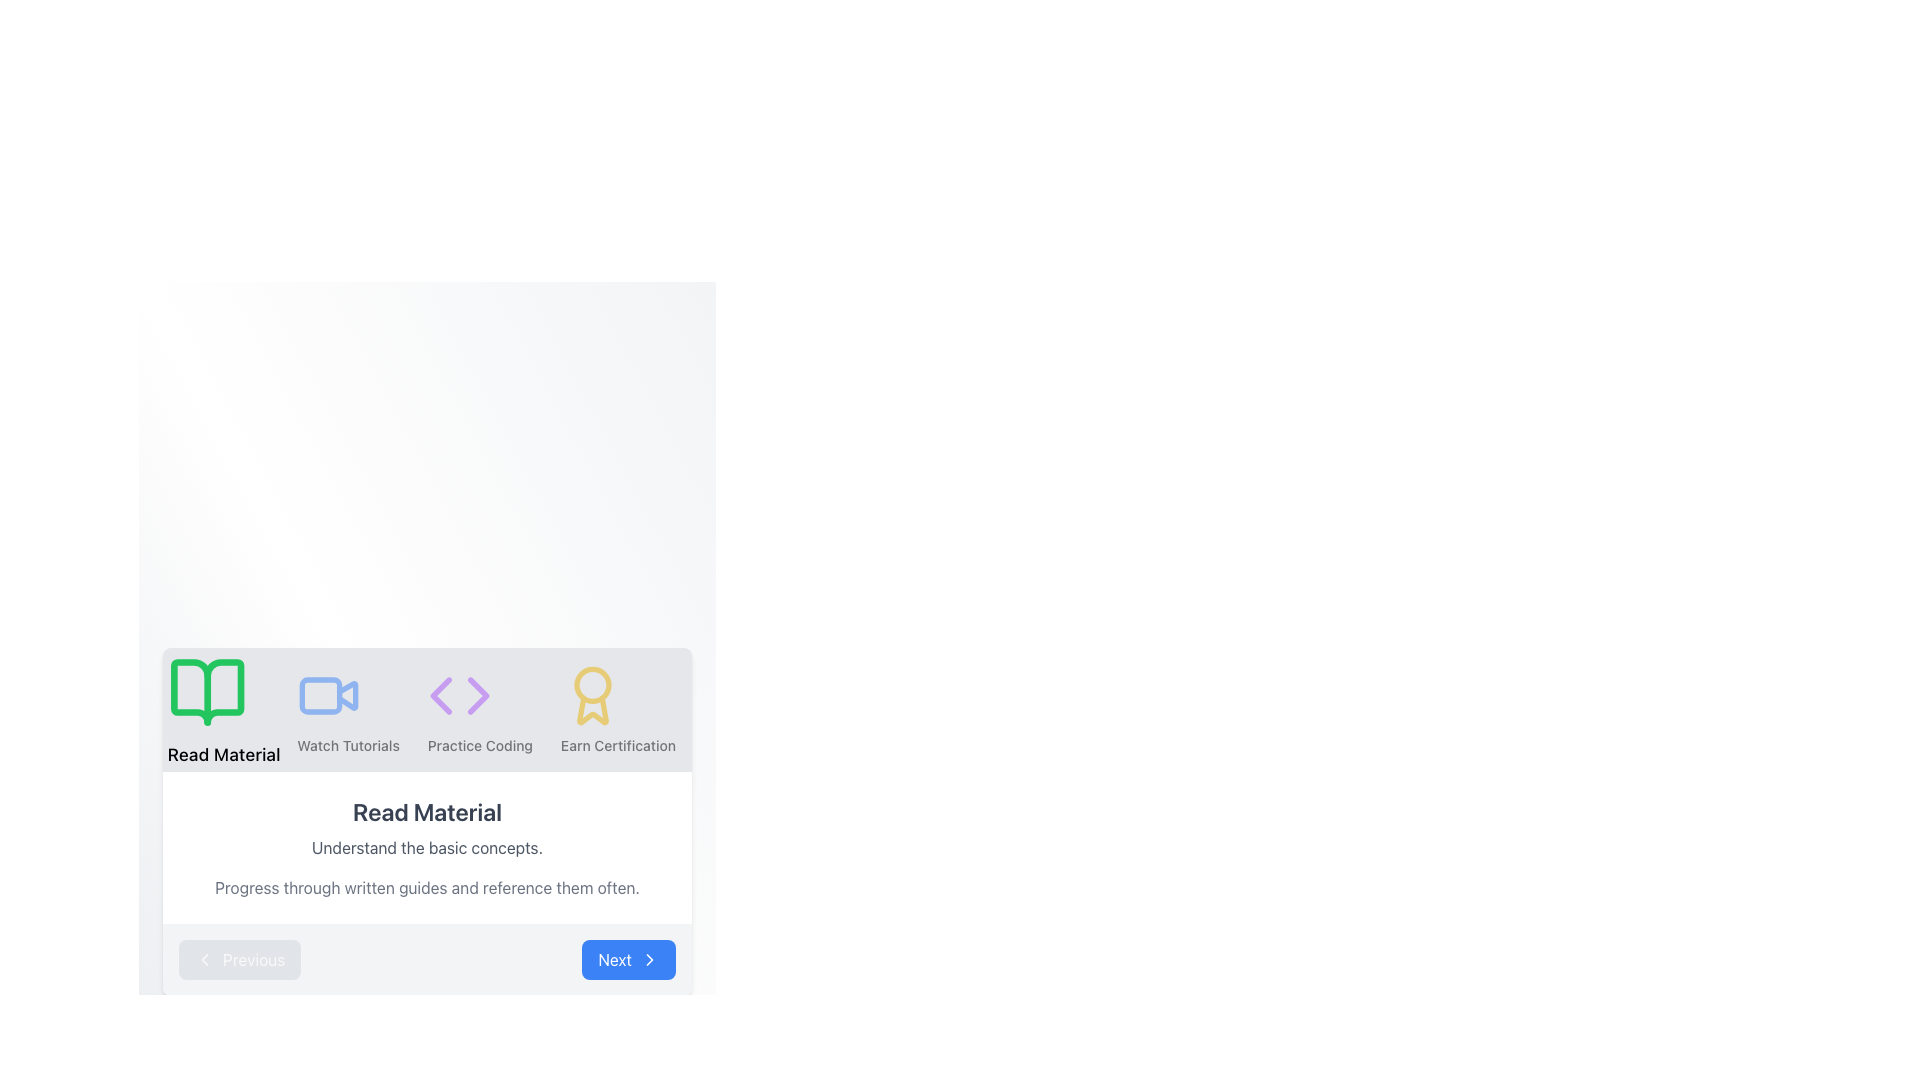  I want to click on the Chevron Right icon located within the 'Next' button at the bottom-right of the interface, so click(649, 959).